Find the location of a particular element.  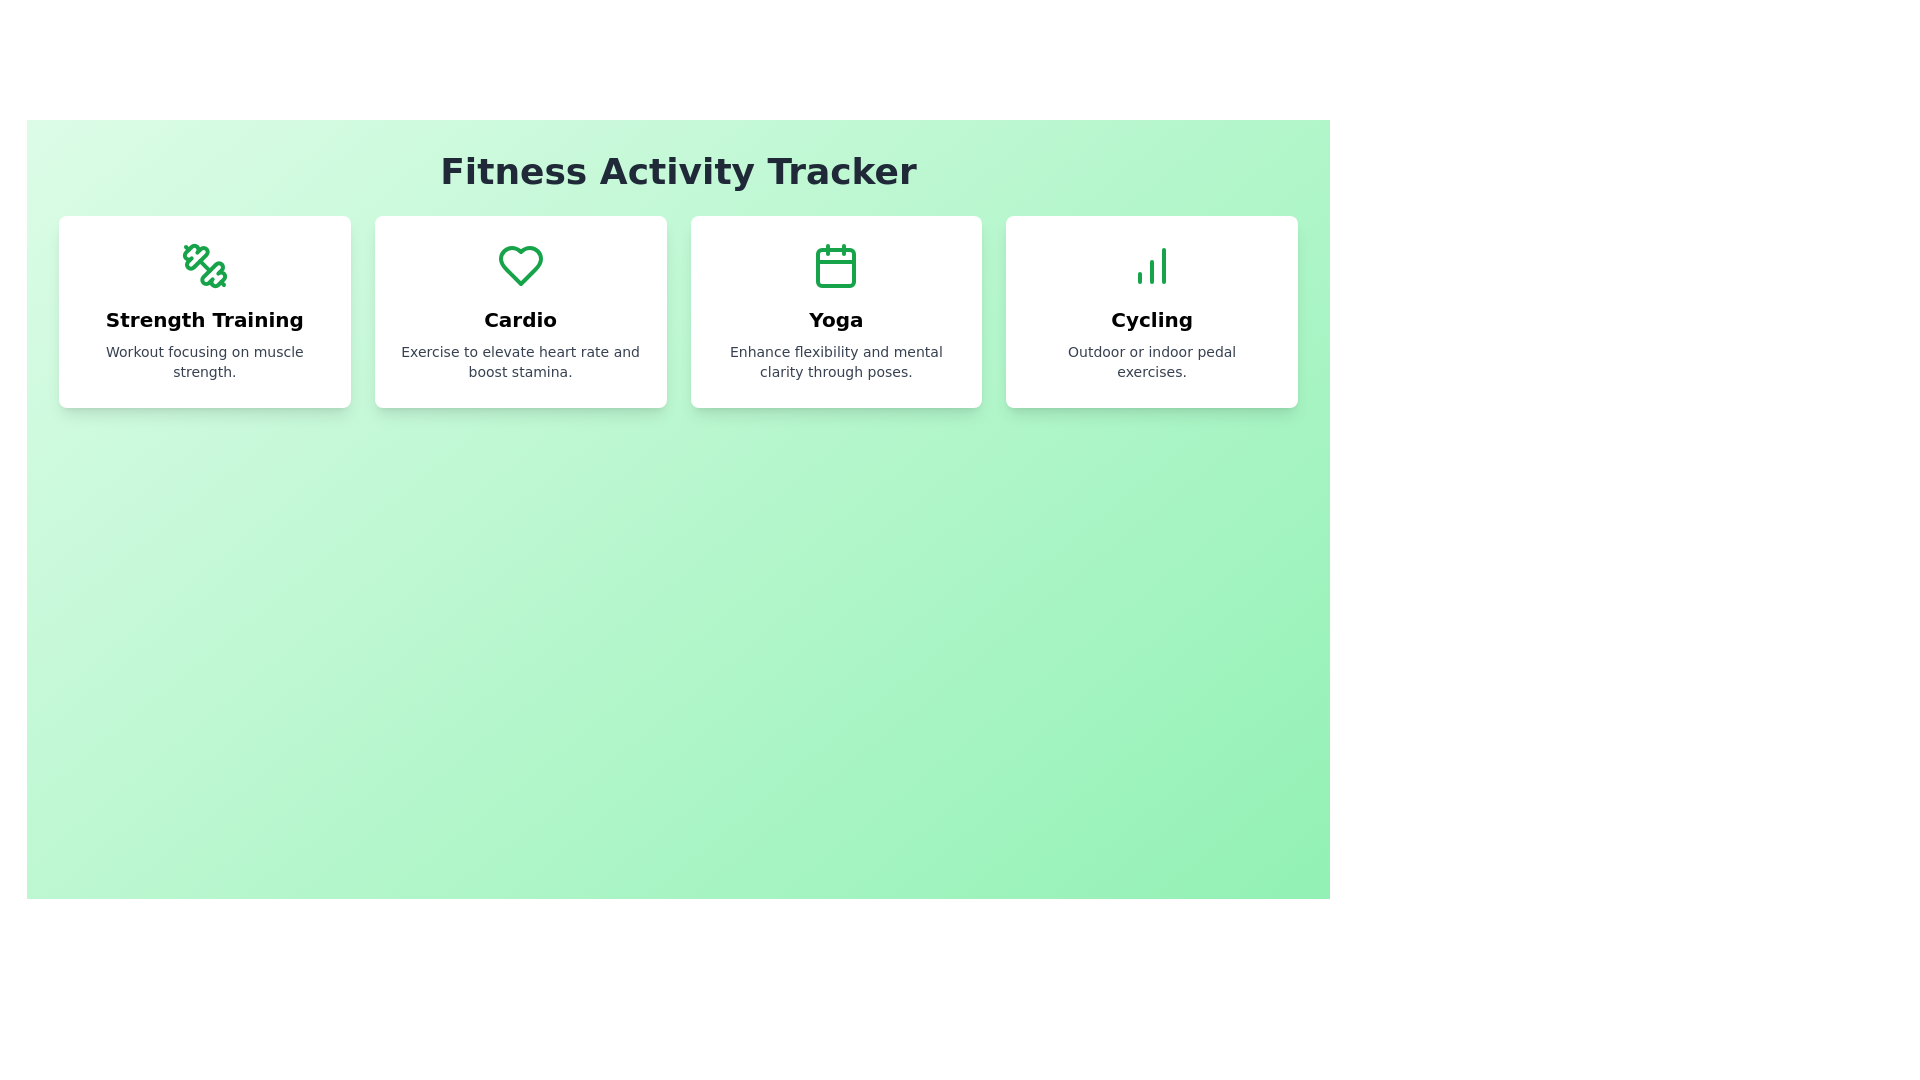

the graphical icon representing the 'Strength Training' activity, located in the first card of the row, to interact with the associated card is located at coordinates (213, 274).